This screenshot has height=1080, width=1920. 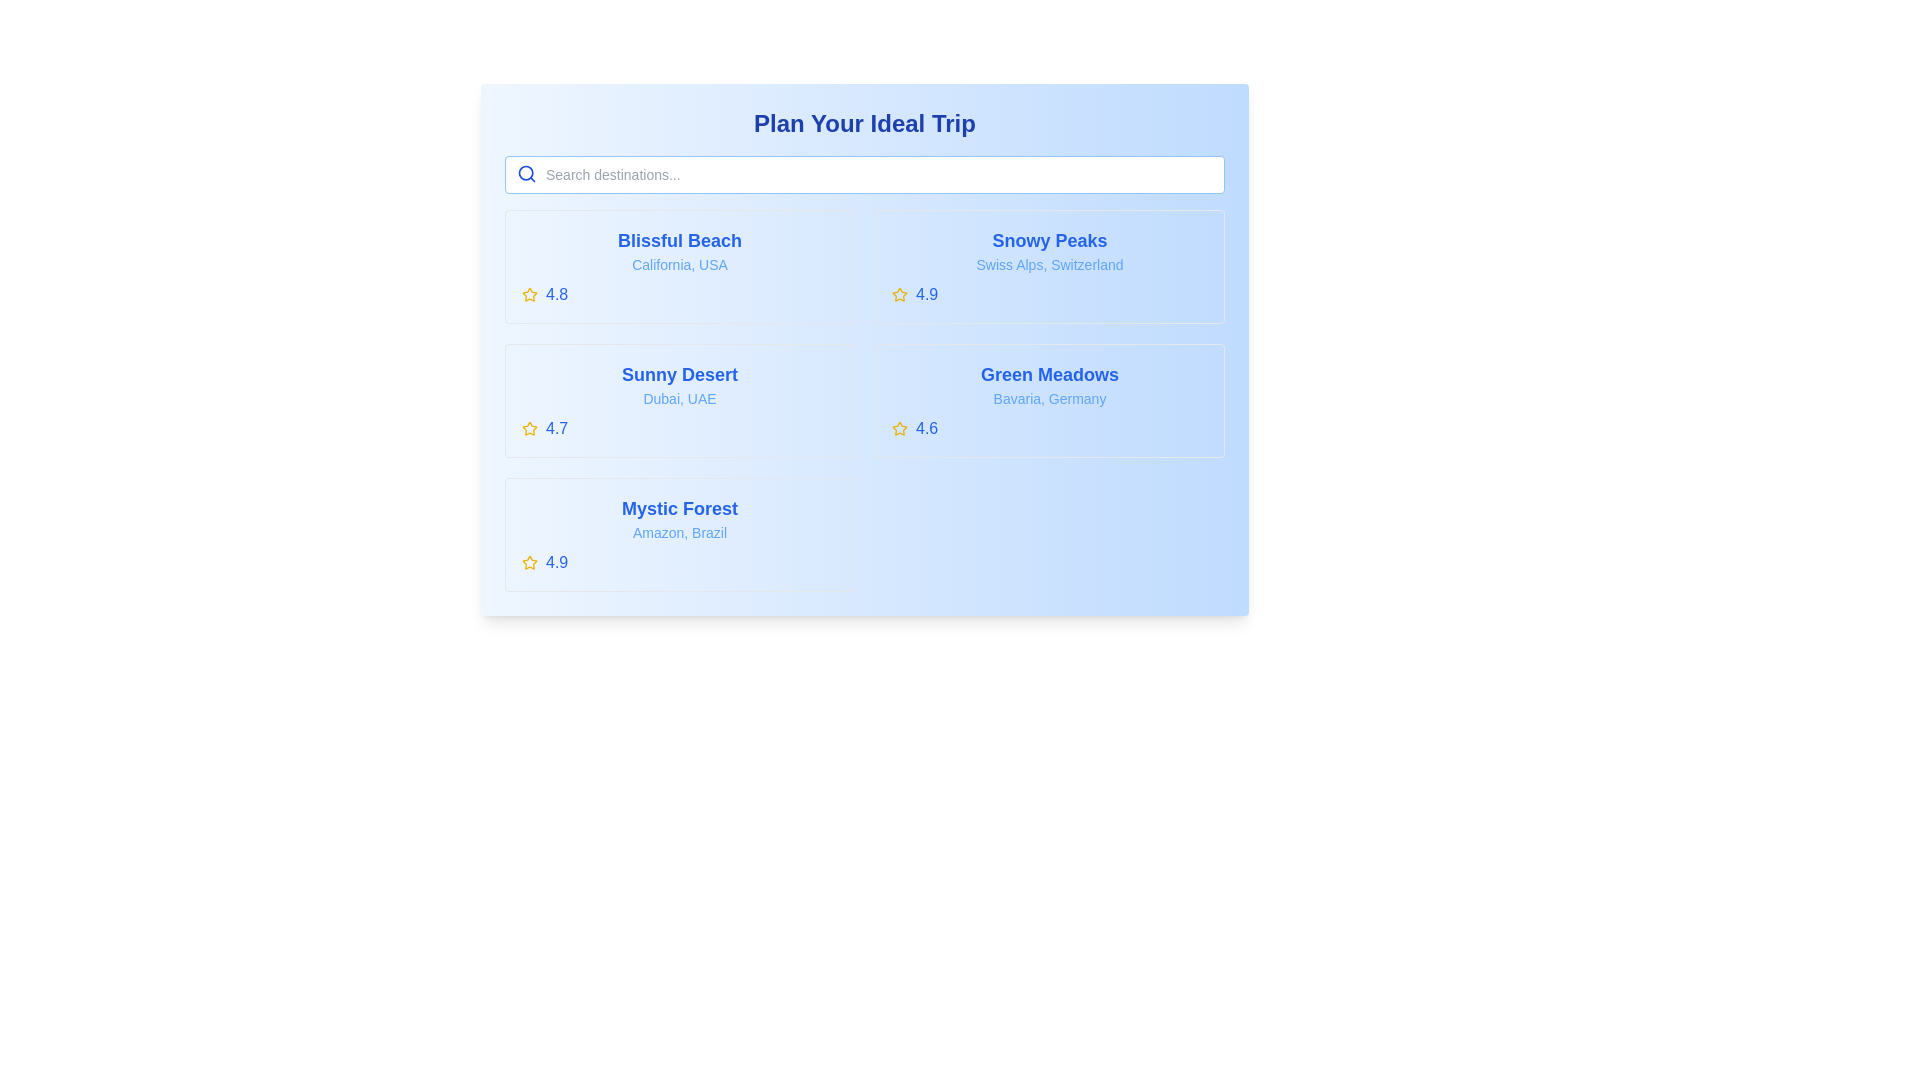 I want to click on the text label that reads 'Bavaria, Germany', which is styled in light blue and positioned below the title 'Green Meadows', so click(x=1049, y=398).